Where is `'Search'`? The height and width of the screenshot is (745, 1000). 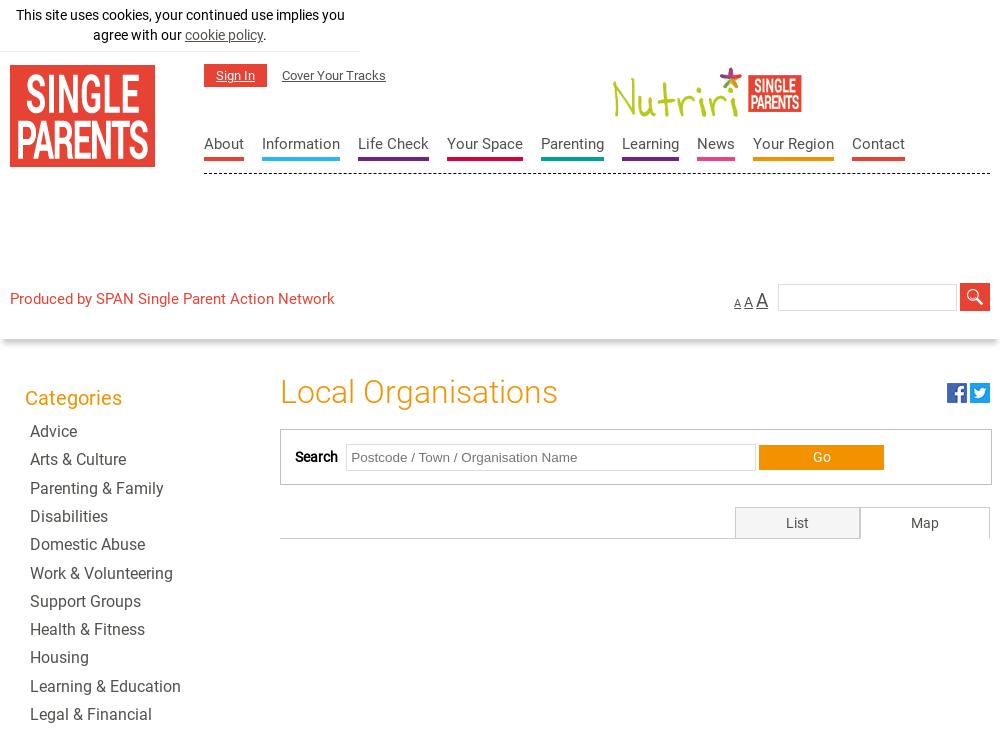 'Search' is located at coordinates (315, 455).